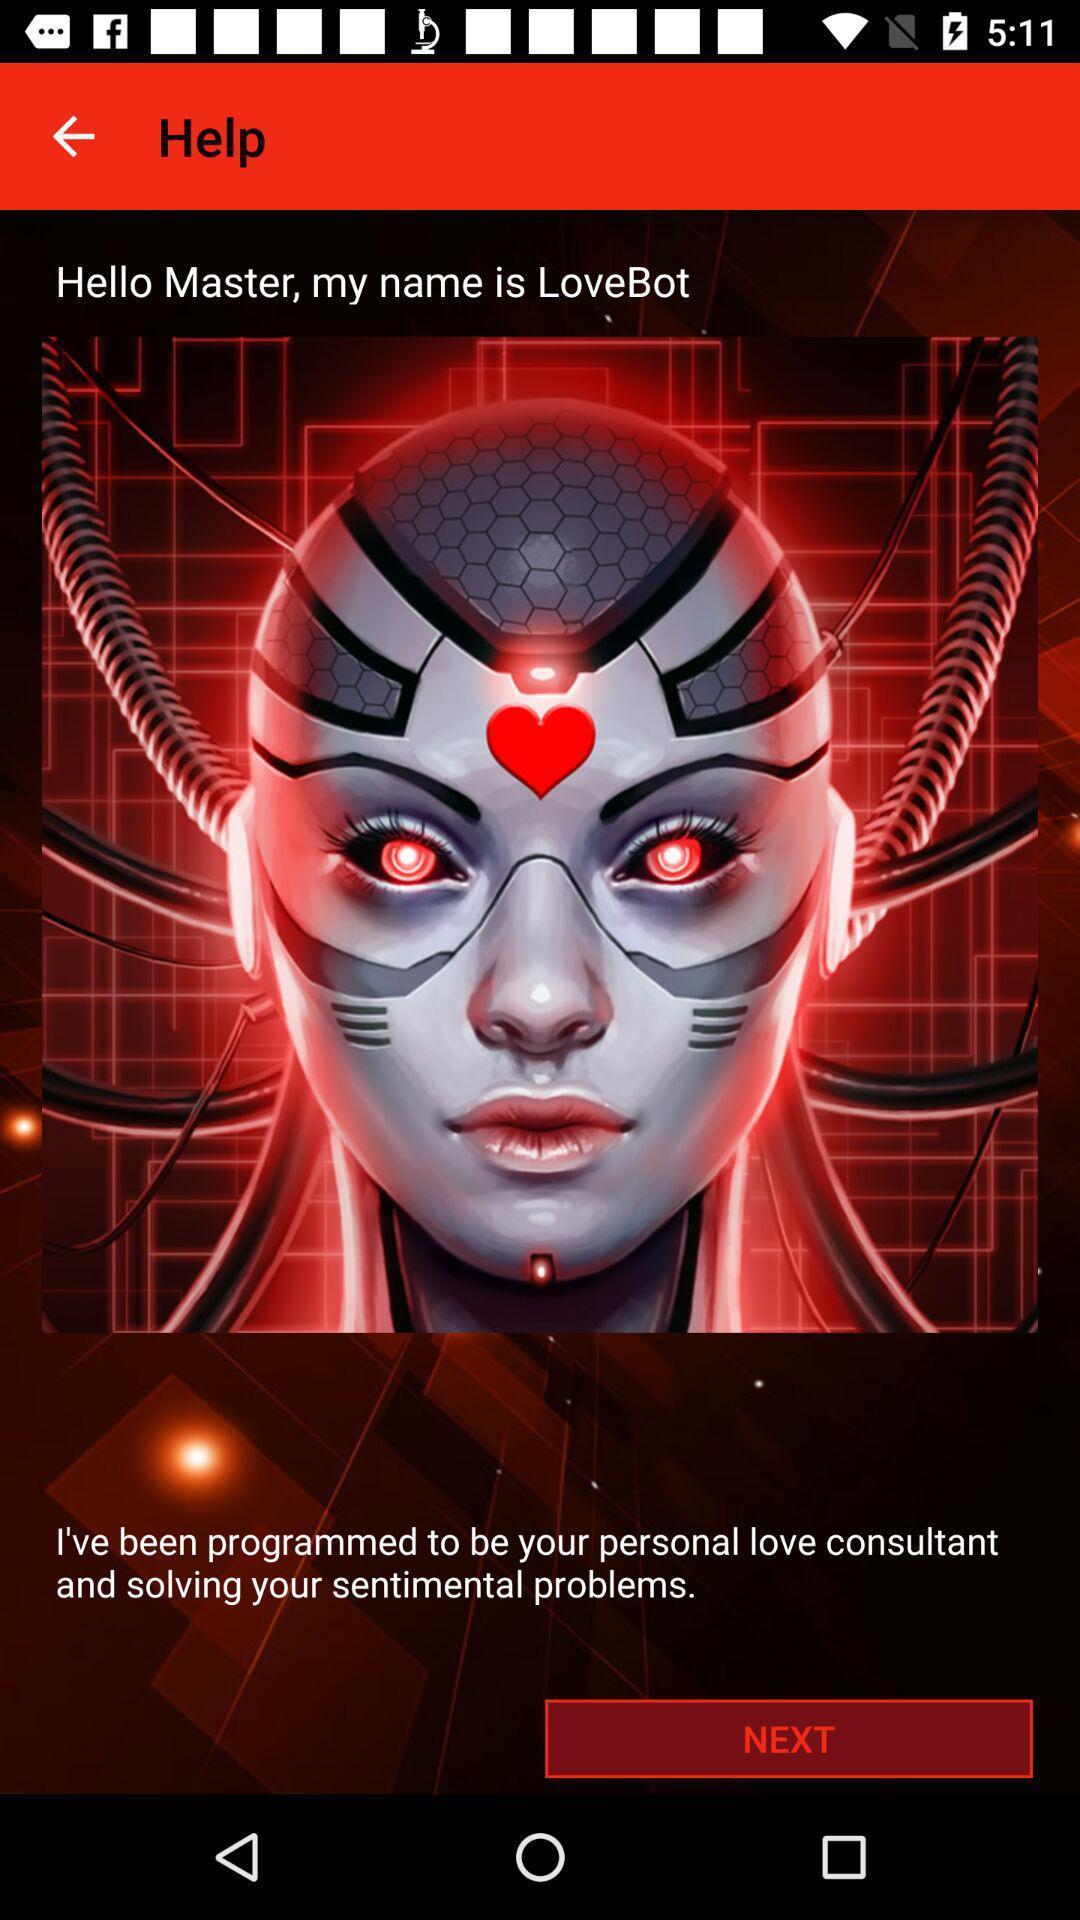 The width and height of the screenshot is (1080, 1920). What do you see at coordinates (72, 135) in the screenshot?
I see `item next to the help item` at bounding box center [72, 135].